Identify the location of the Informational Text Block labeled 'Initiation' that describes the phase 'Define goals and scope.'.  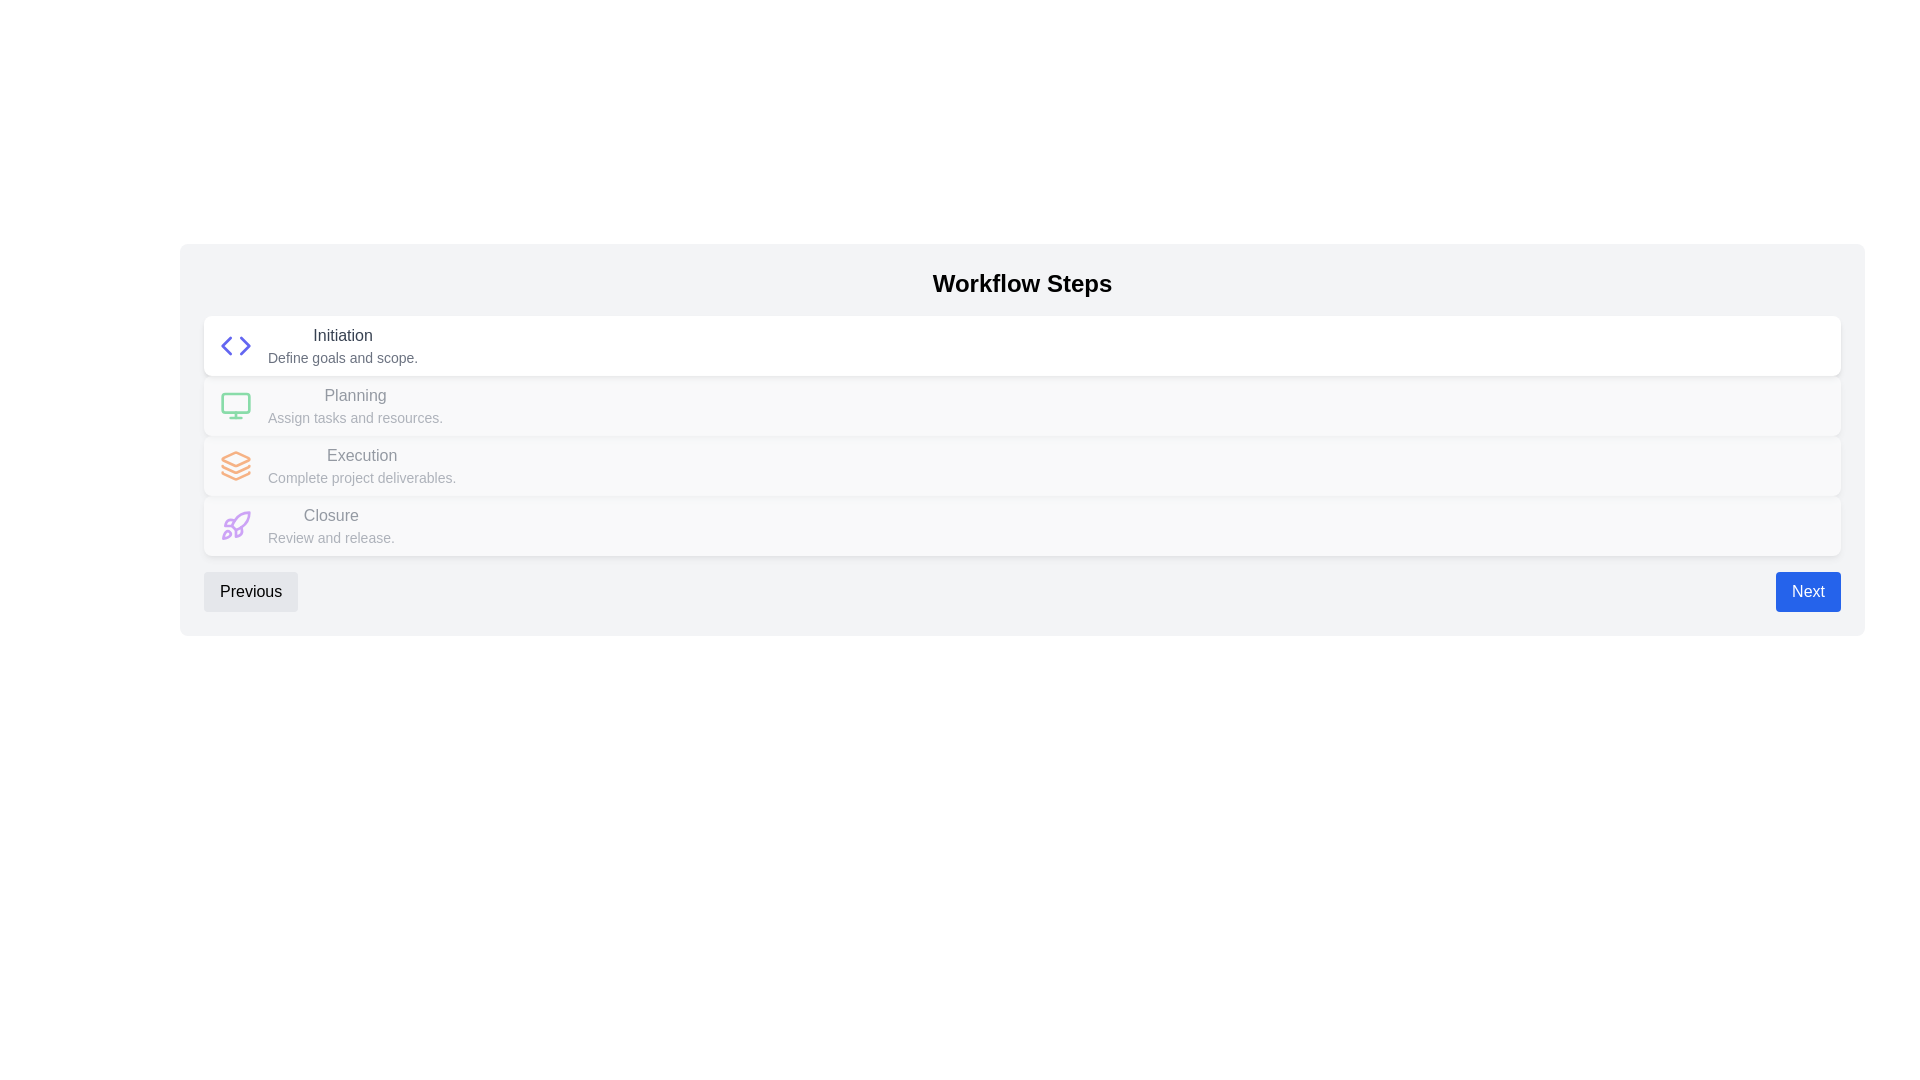
(343, 345).